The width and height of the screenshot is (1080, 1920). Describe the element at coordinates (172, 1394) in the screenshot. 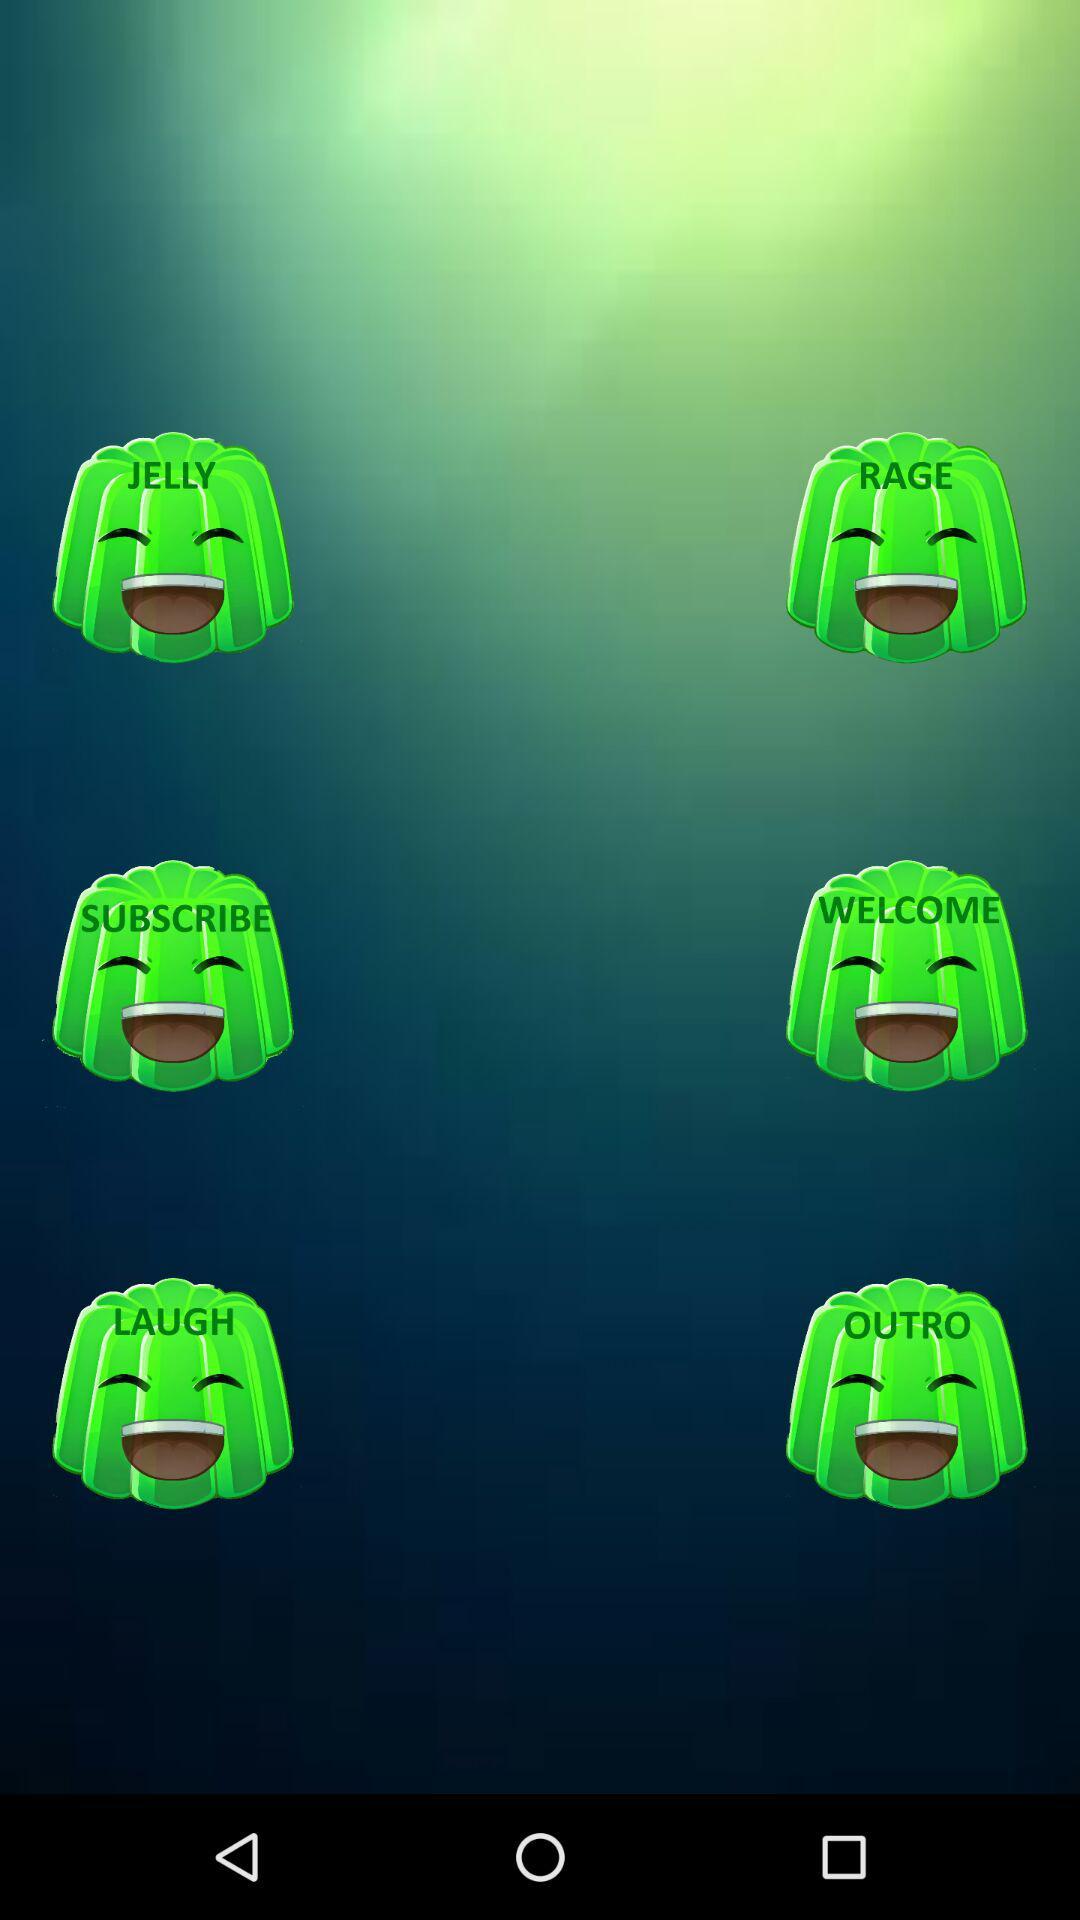

I see `laugh emotion` at that location.